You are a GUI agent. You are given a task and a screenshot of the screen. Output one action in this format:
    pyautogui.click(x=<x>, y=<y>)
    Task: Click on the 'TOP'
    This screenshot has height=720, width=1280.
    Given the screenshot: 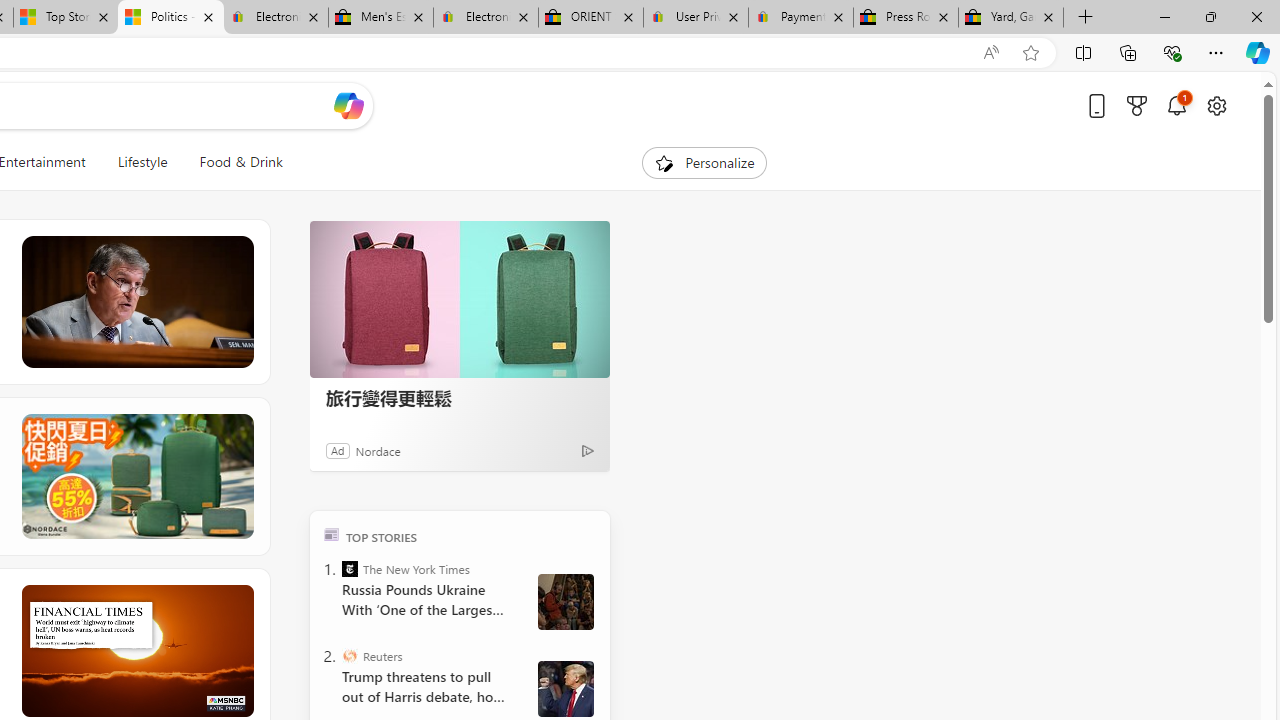 What is the action you would take?
    pyautogui.click(x=332, y=533)
    